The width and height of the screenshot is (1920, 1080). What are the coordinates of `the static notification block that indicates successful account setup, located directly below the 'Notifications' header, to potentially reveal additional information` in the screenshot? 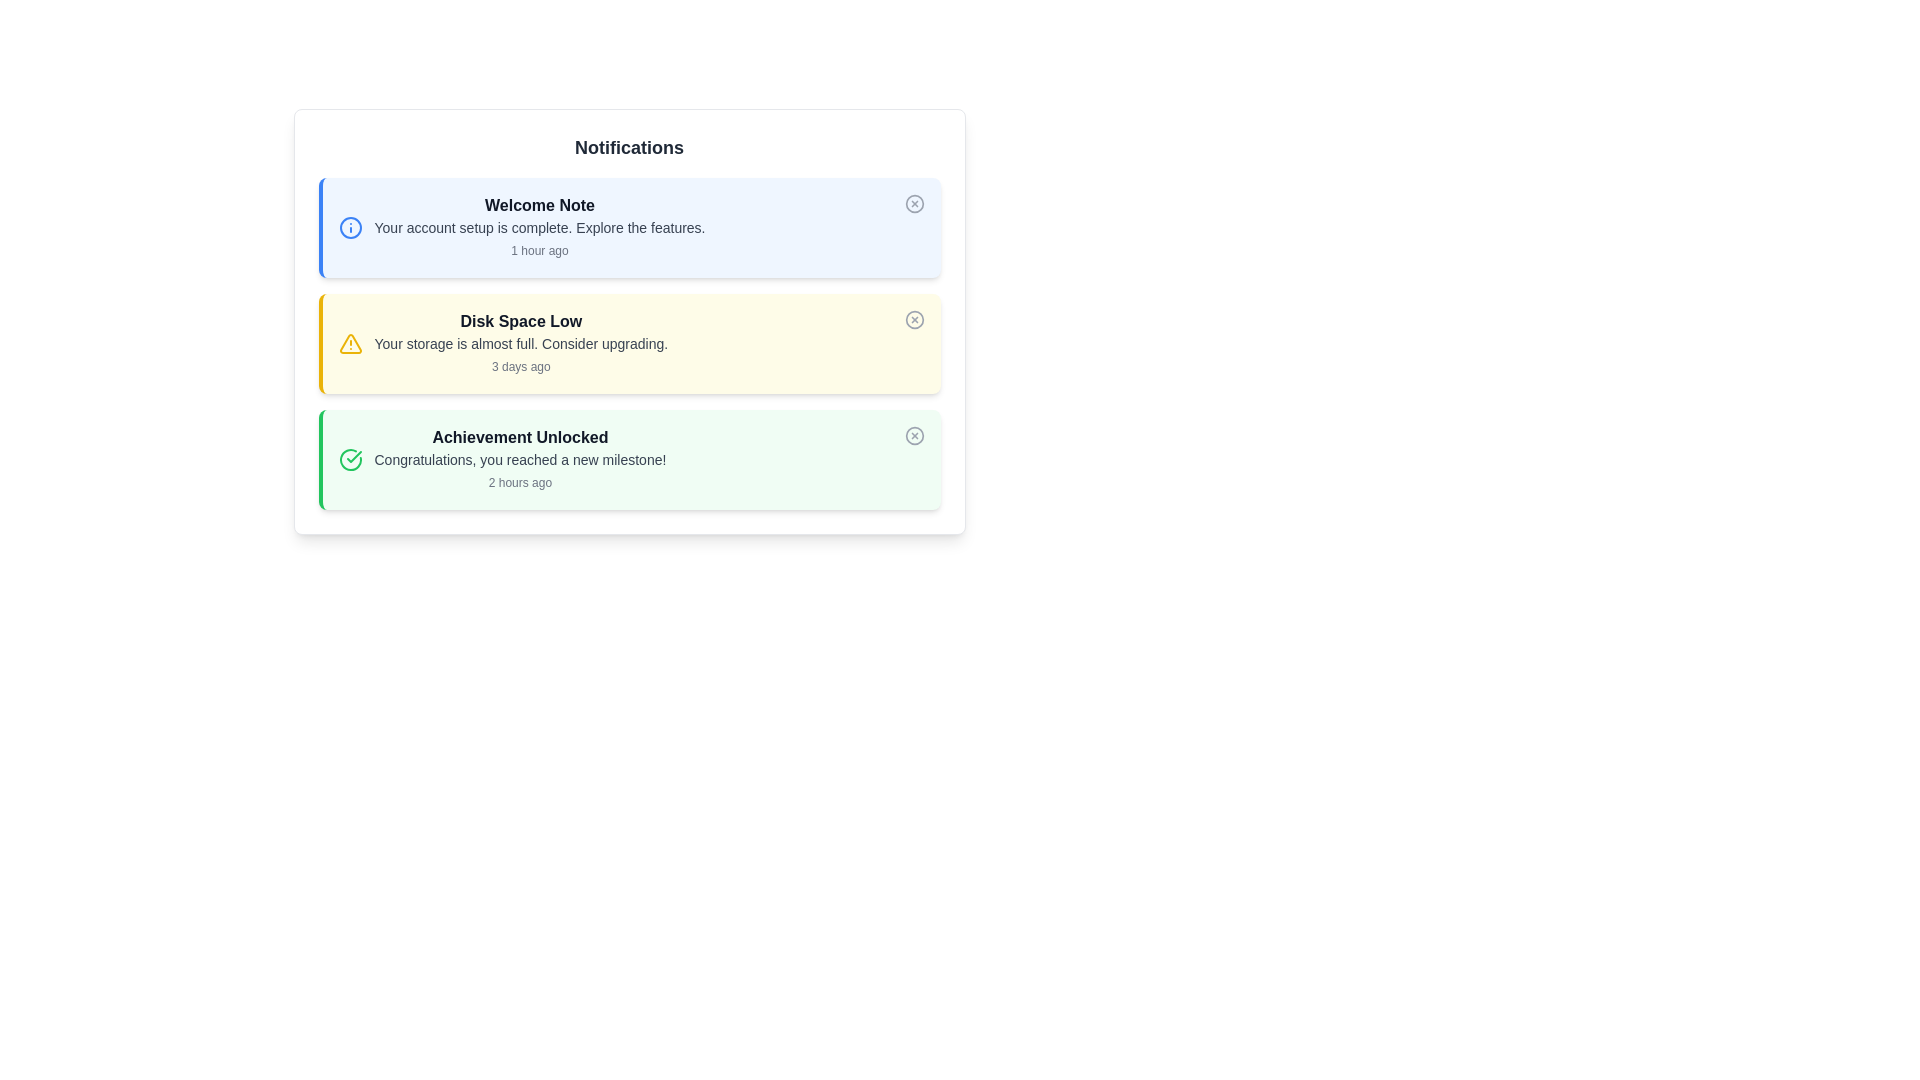 It's located at (540, 226).